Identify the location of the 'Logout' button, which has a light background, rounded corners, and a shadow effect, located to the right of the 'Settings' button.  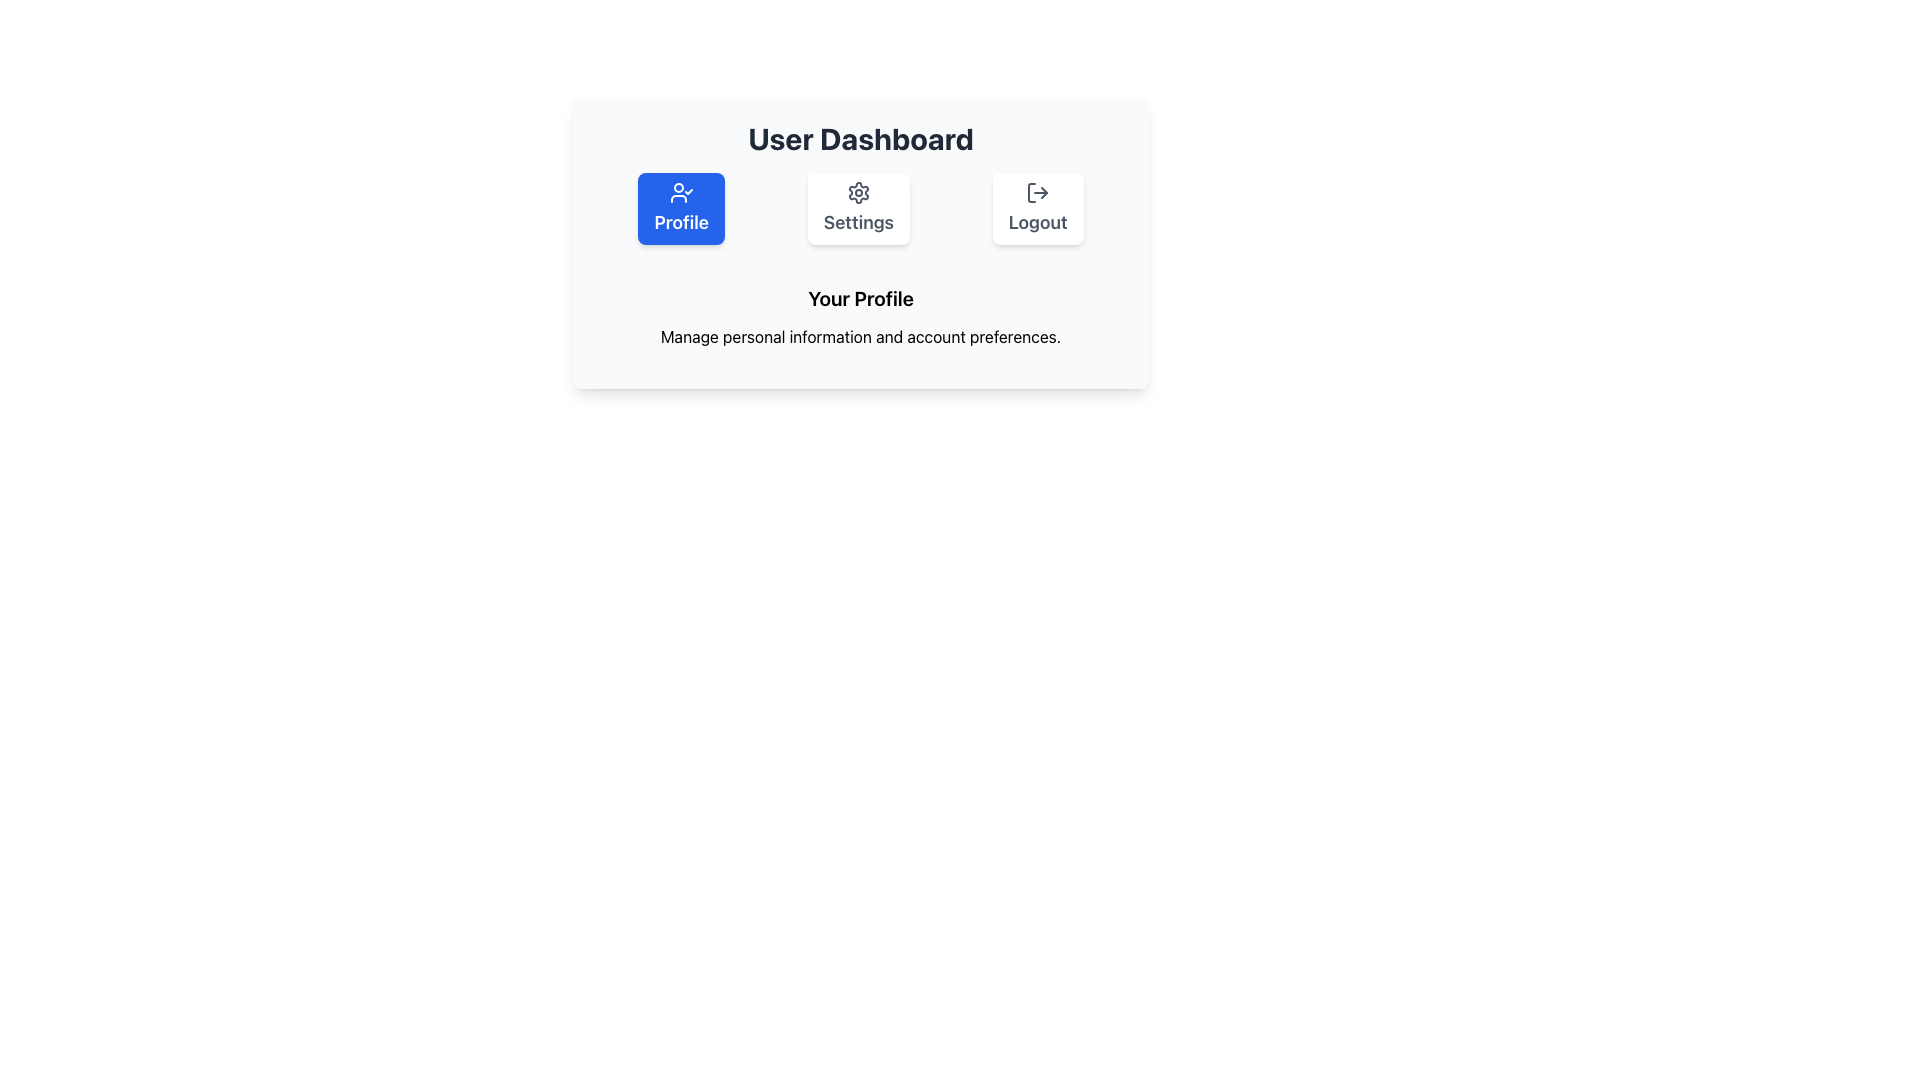
(1038, 208).